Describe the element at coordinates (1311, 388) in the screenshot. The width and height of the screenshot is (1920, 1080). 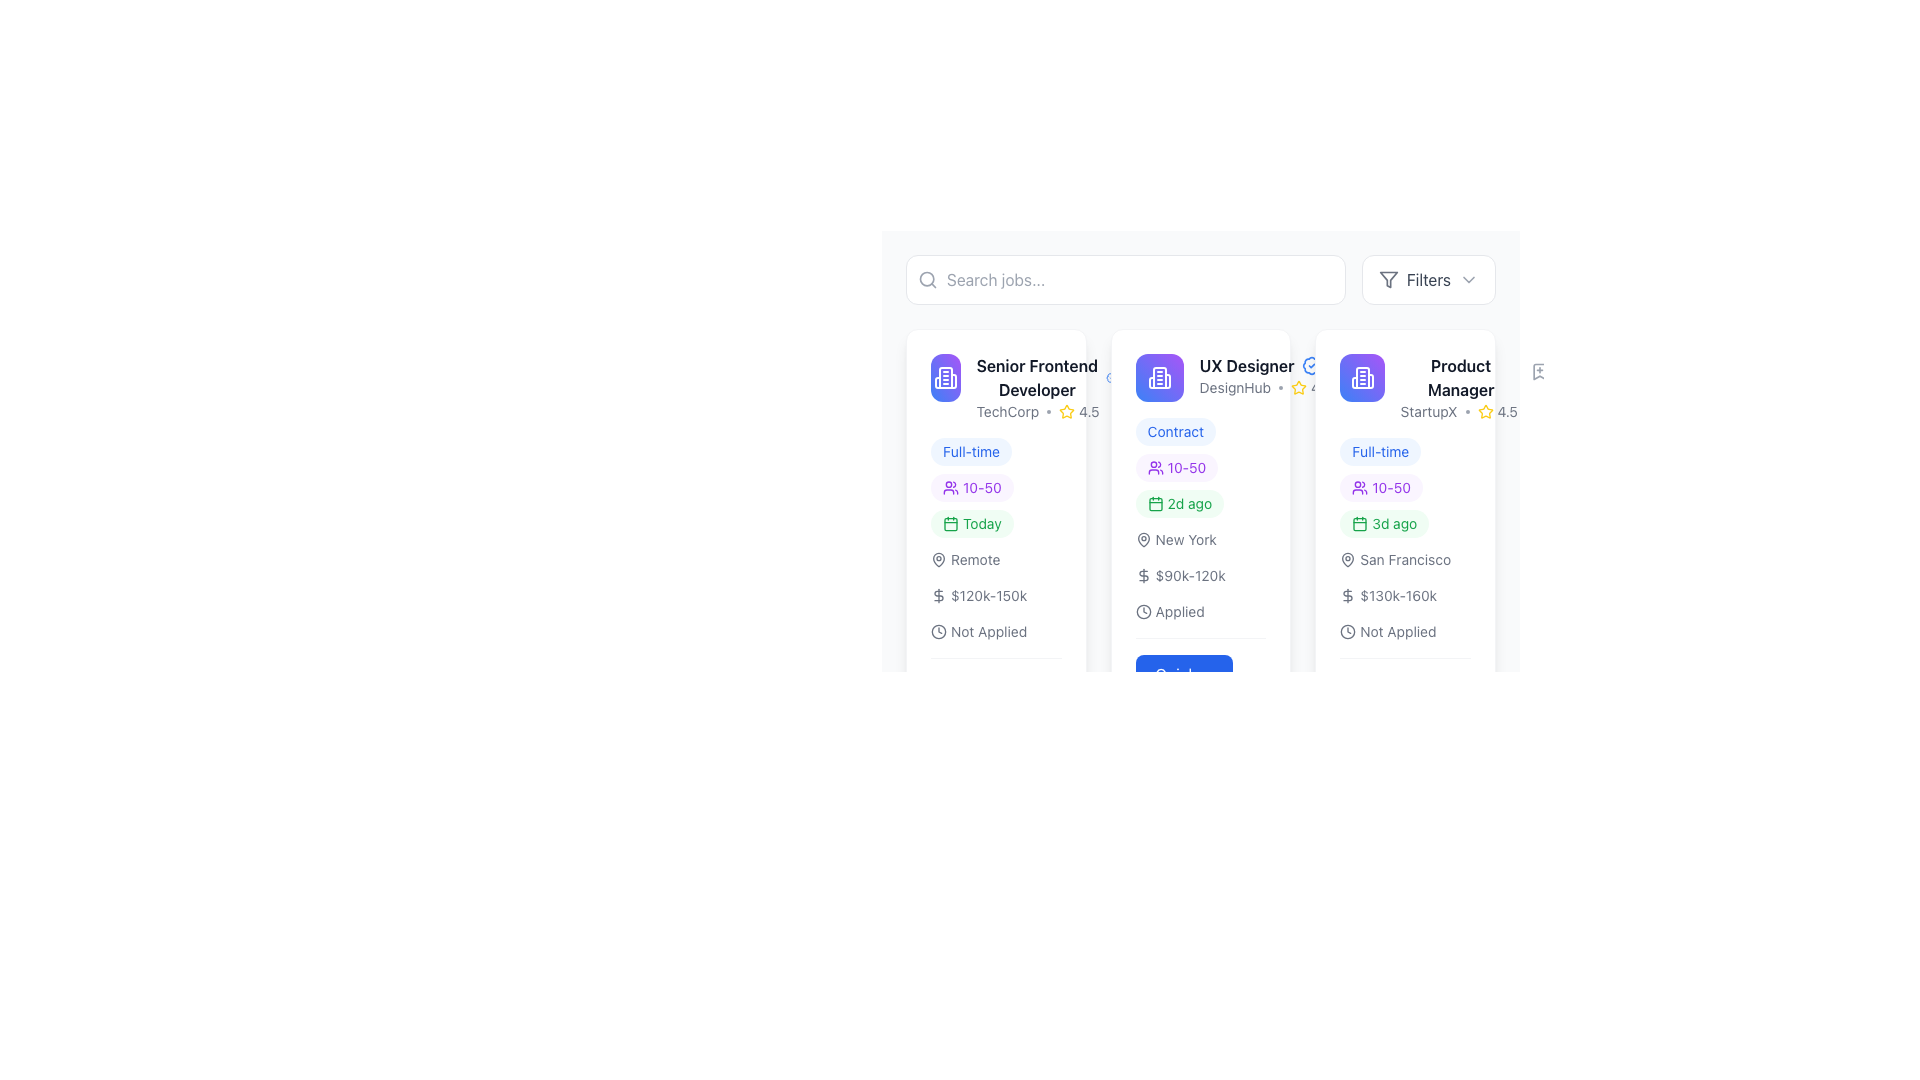
I see `displayed rating score '4.5' from the Rating badge located in the upper-right section of the 'UX Designer' card under DesignHub` at that location.